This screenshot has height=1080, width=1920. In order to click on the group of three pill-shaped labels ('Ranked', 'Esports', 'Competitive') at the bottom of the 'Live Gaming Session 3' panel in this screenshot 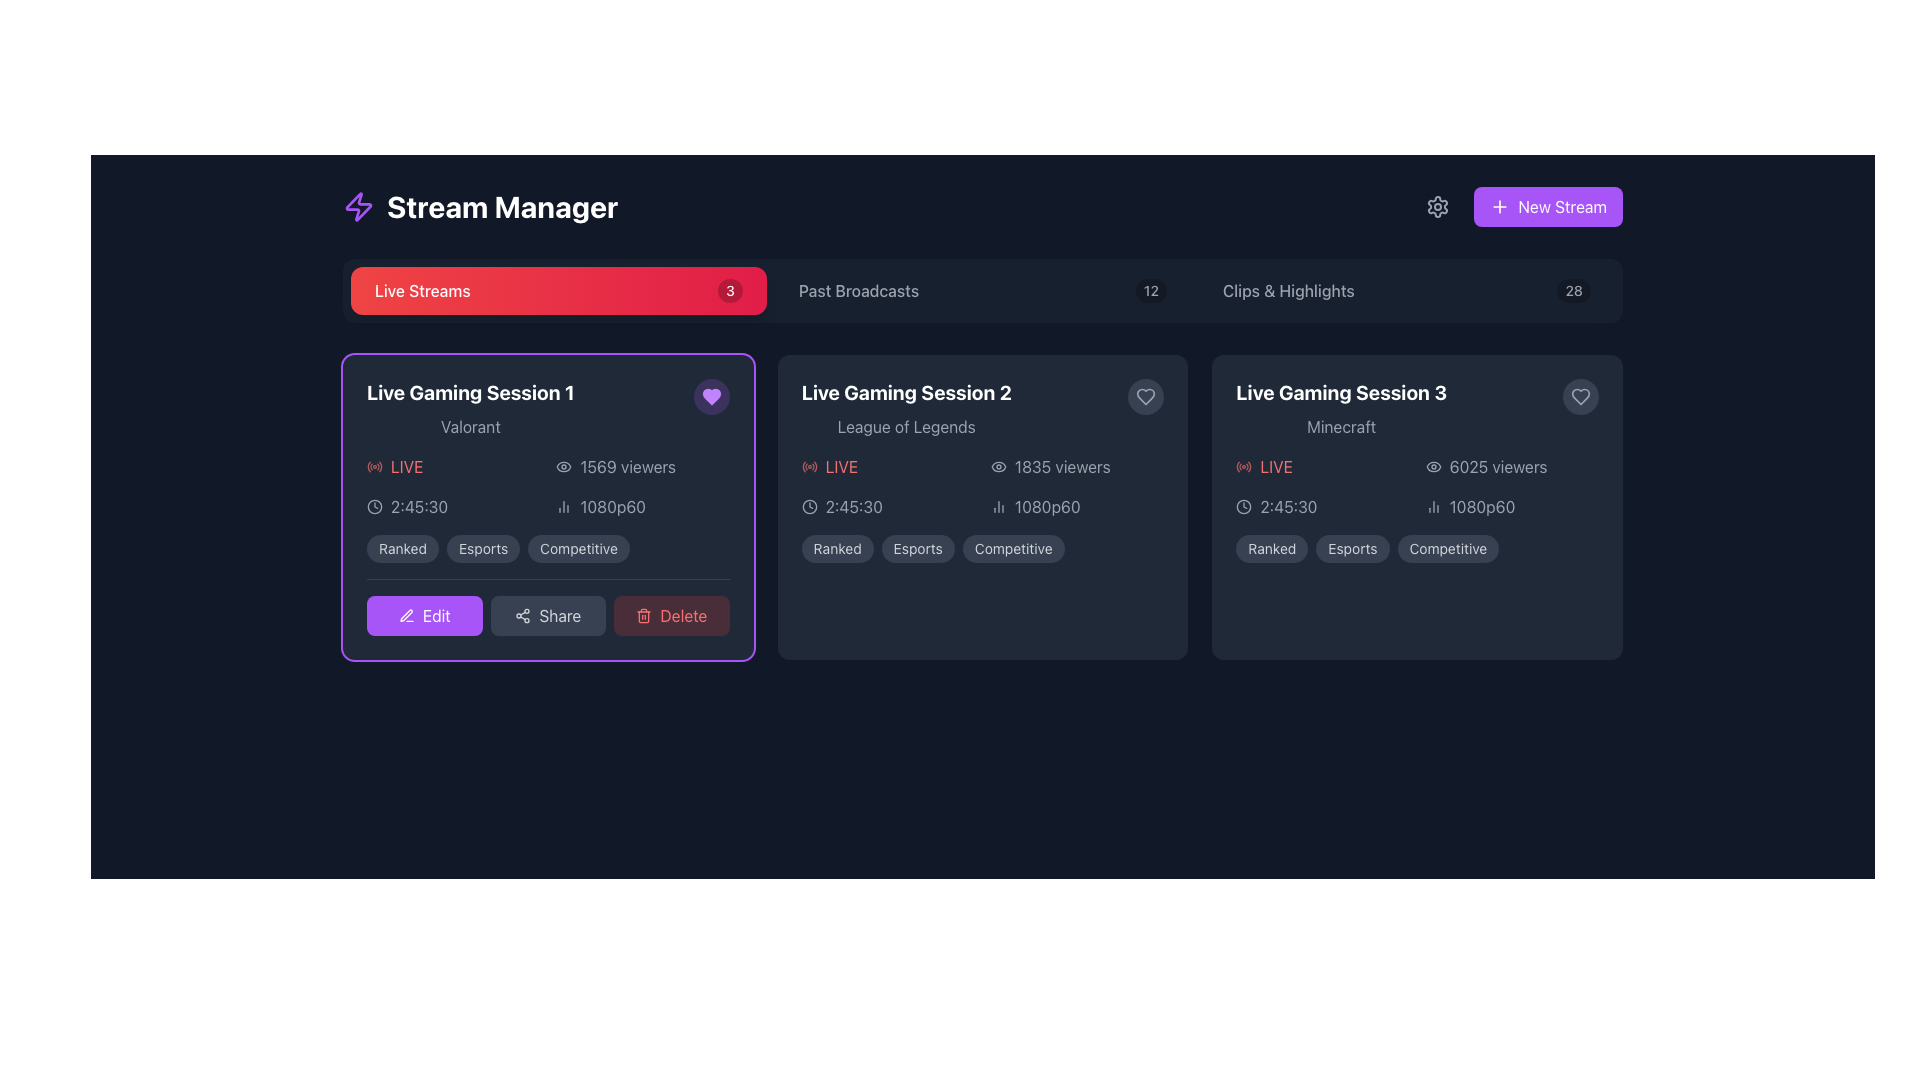, I will do `click(1416, 548)`.